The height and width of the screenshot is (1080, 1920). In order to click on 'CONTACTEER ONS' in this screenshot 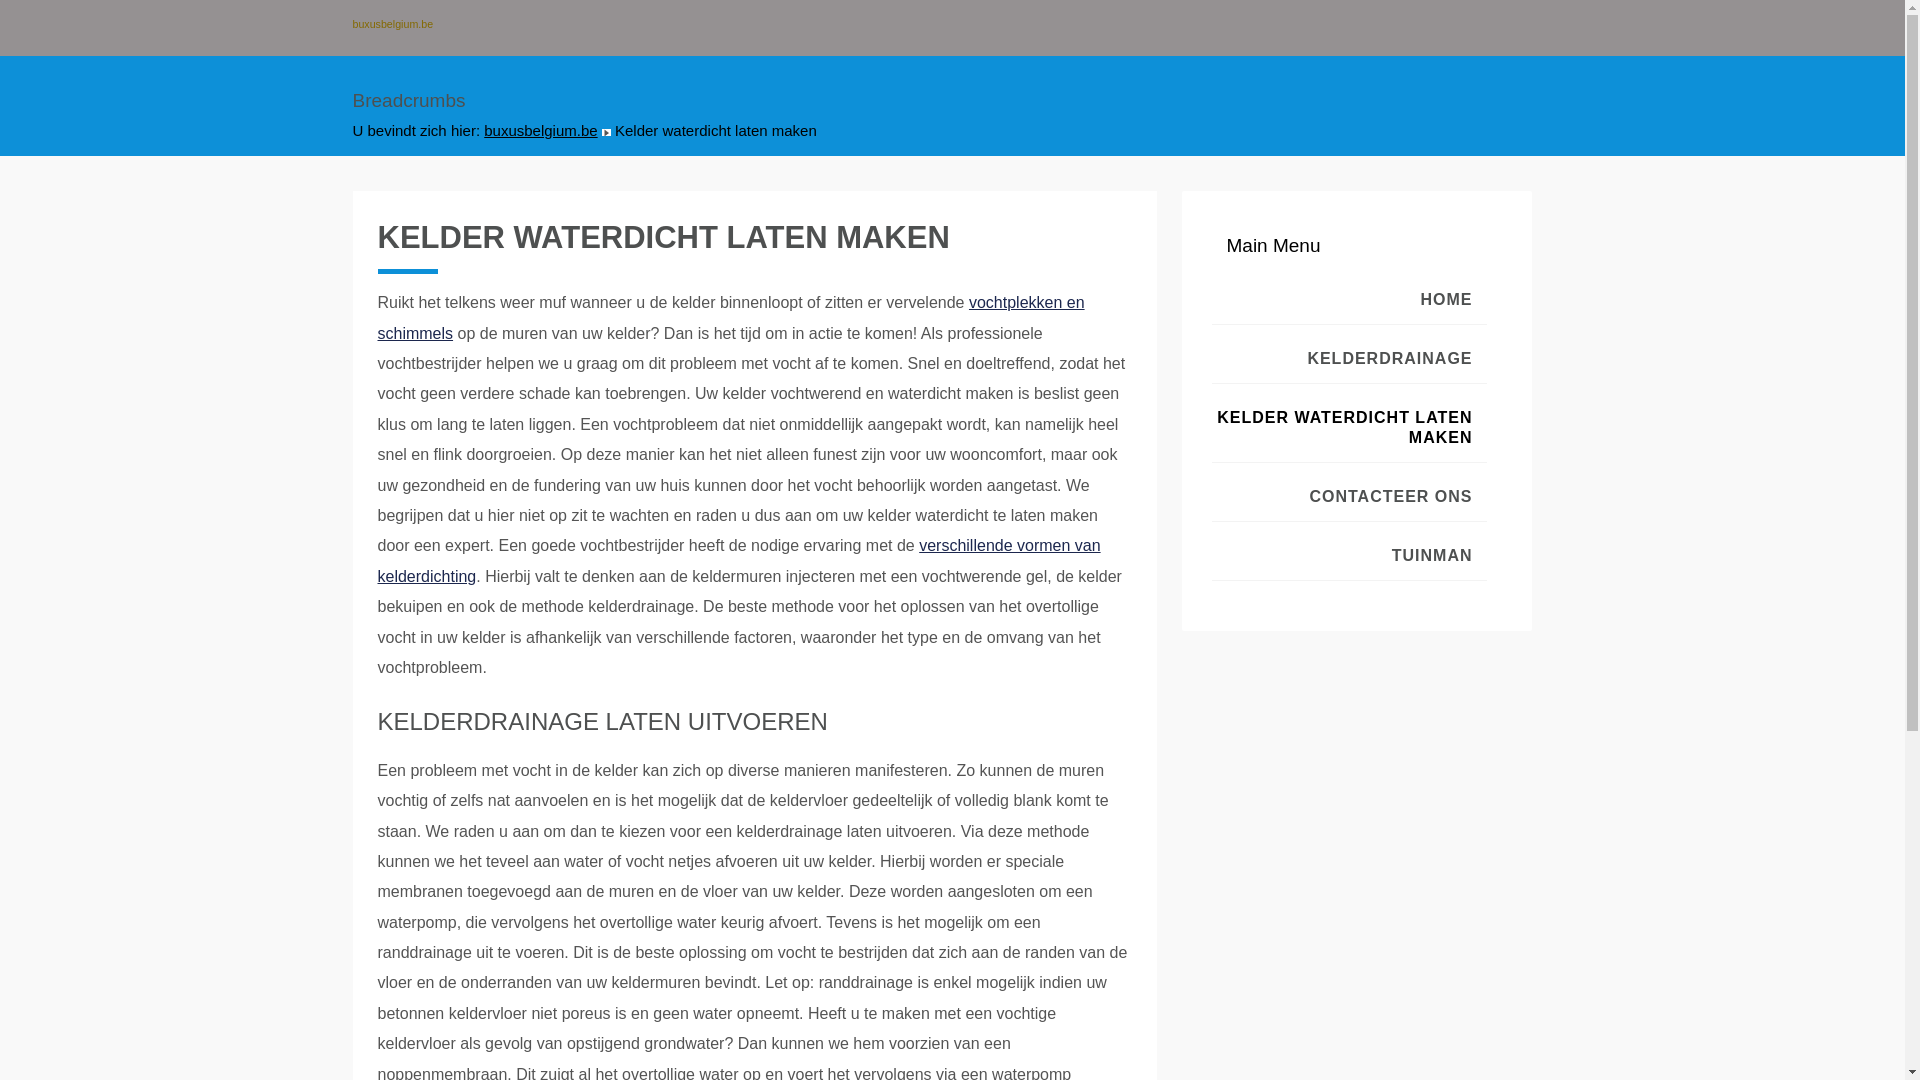, I will do `click(1349, 496)`.